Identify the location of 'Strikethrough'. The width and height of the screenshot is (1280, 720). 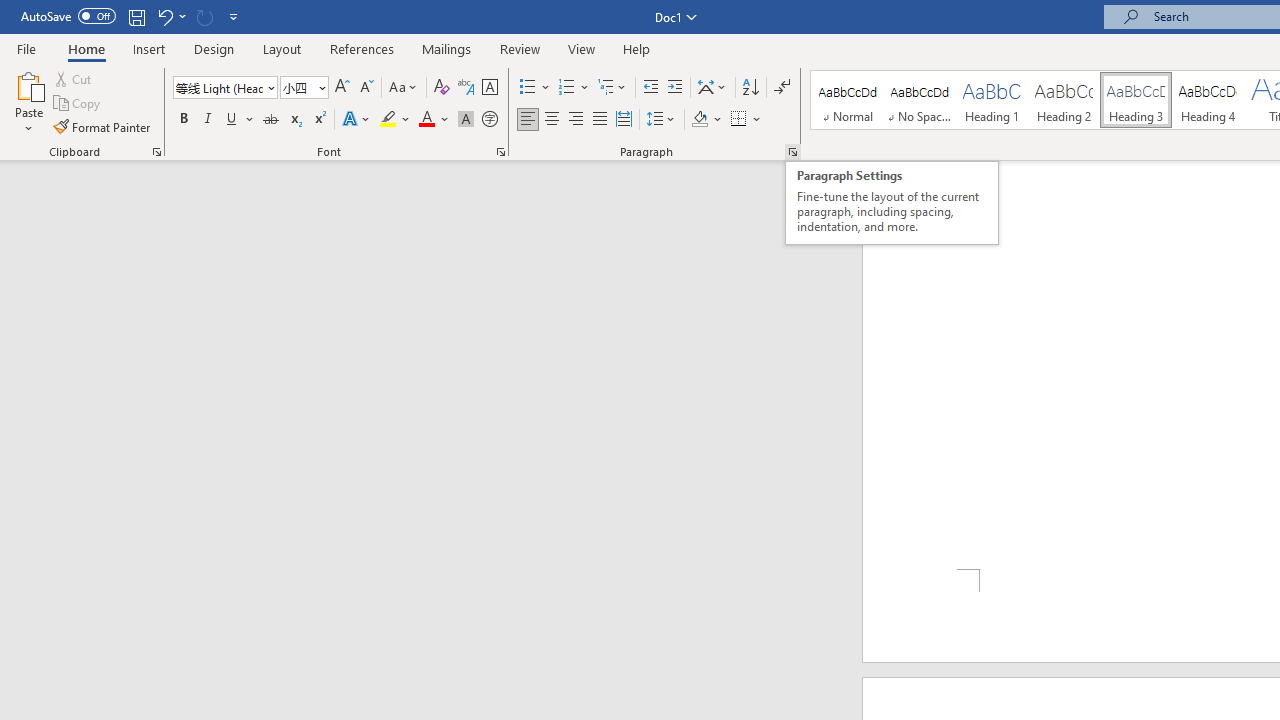
(269, 119).